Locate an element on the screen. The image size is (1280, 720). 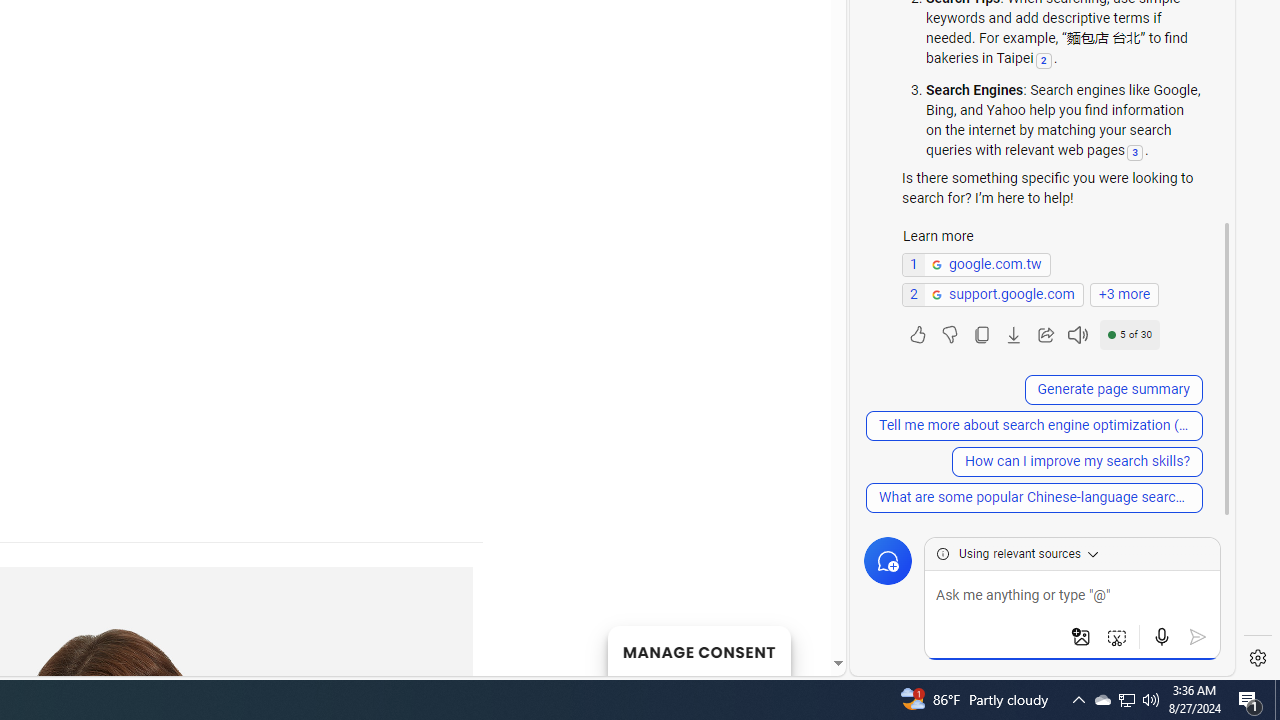
'MANAGE CONSENT' is located at coordinates (698, 650).